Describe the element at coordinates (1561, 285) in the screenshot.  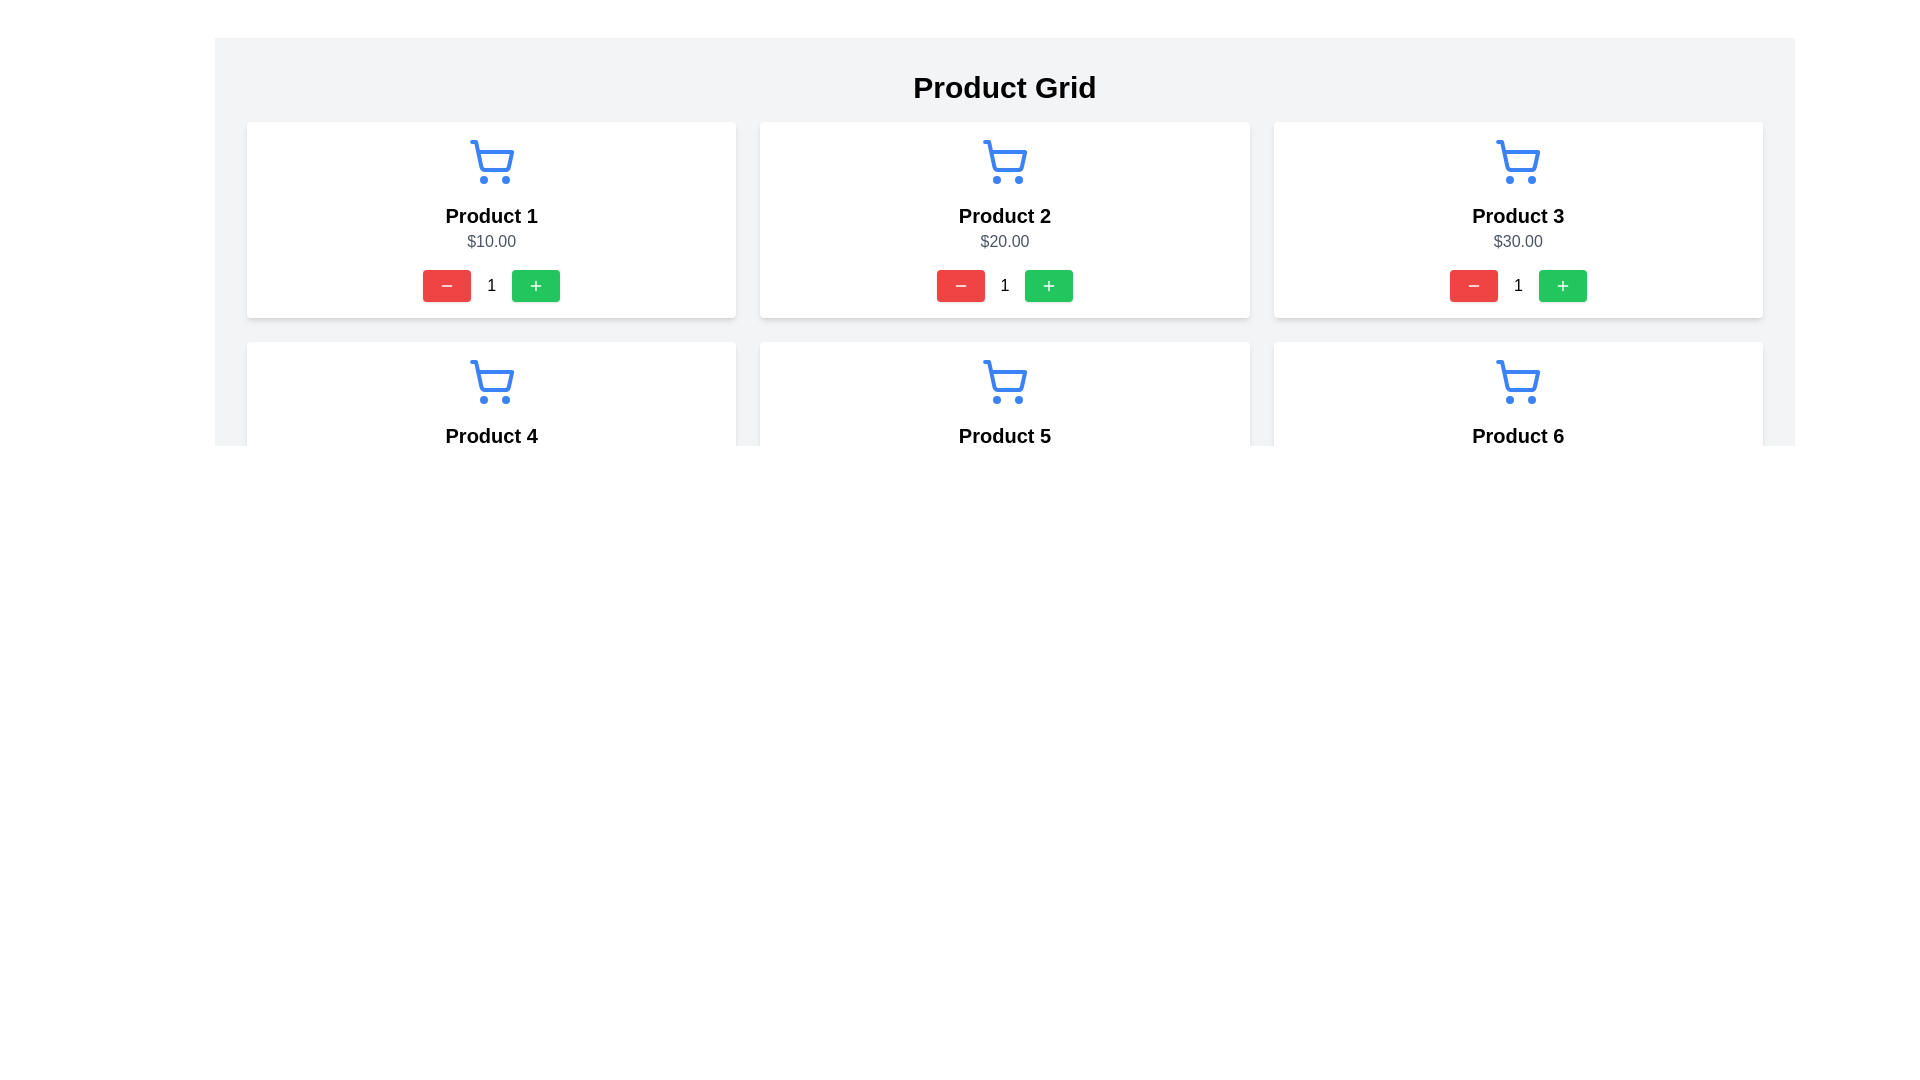
I see `the green rectangular button with a white plus symbol in the third product card labeled 'Product 3' to increment the quantity` at that location.